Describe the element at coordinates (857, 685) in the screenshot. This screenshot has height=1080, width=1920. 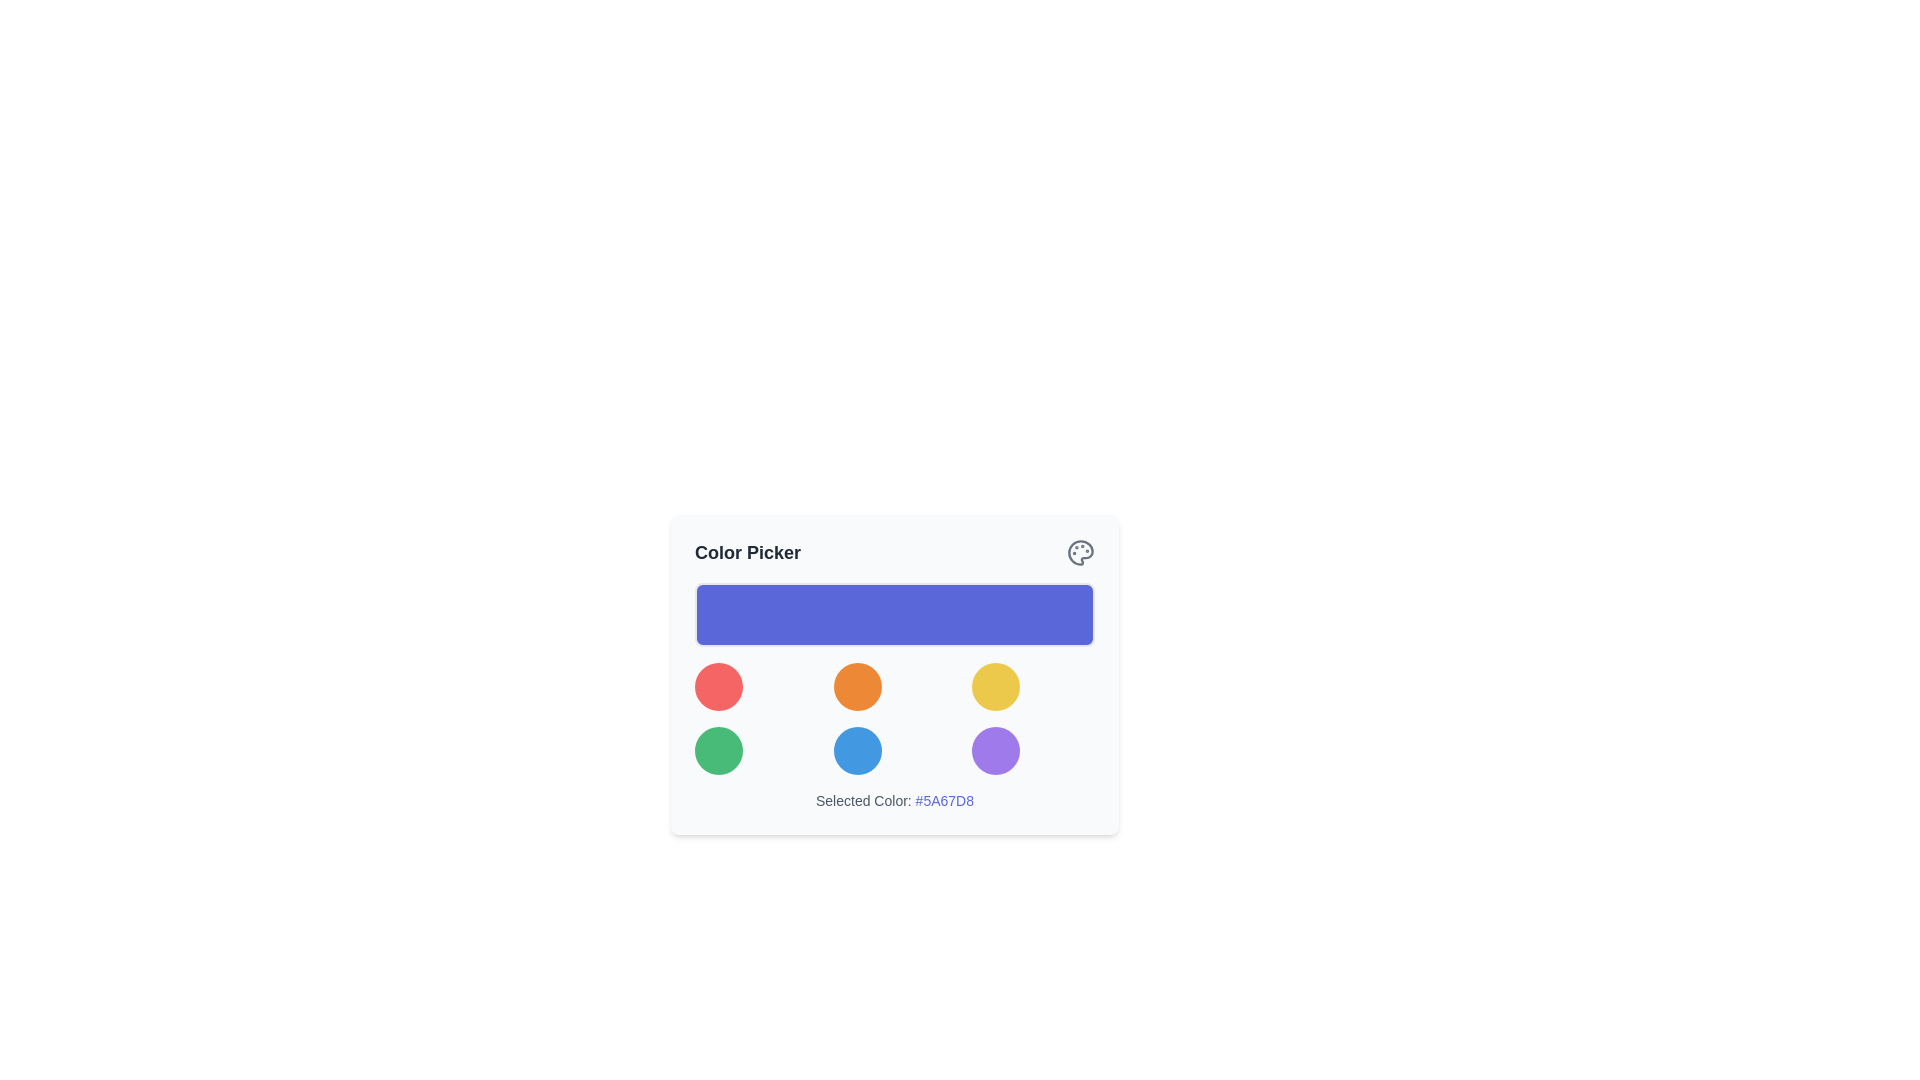
I see `the circular button with an orange background located in the top row of a 3x2 grid, to the right of a red button and to the left of a yellow button` at that location.